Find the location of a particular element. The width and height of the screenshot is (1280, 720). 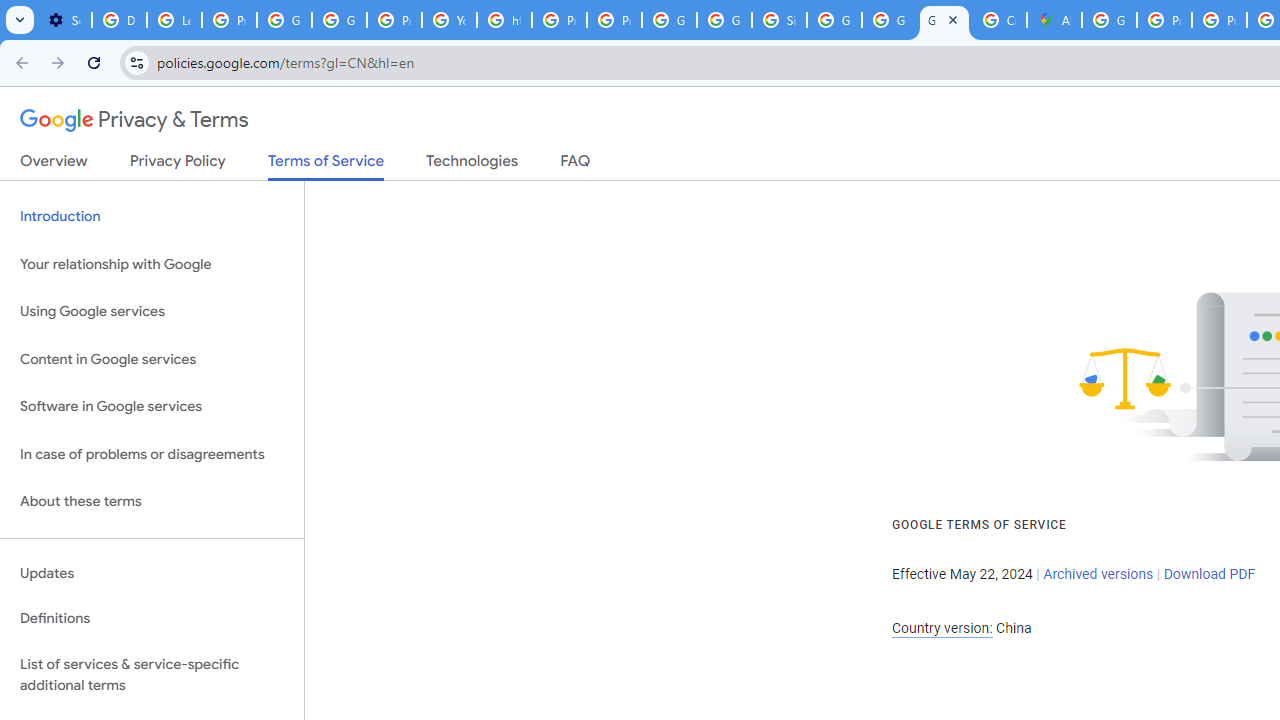

'Download PDF' is located at coordinates (1208, 574).